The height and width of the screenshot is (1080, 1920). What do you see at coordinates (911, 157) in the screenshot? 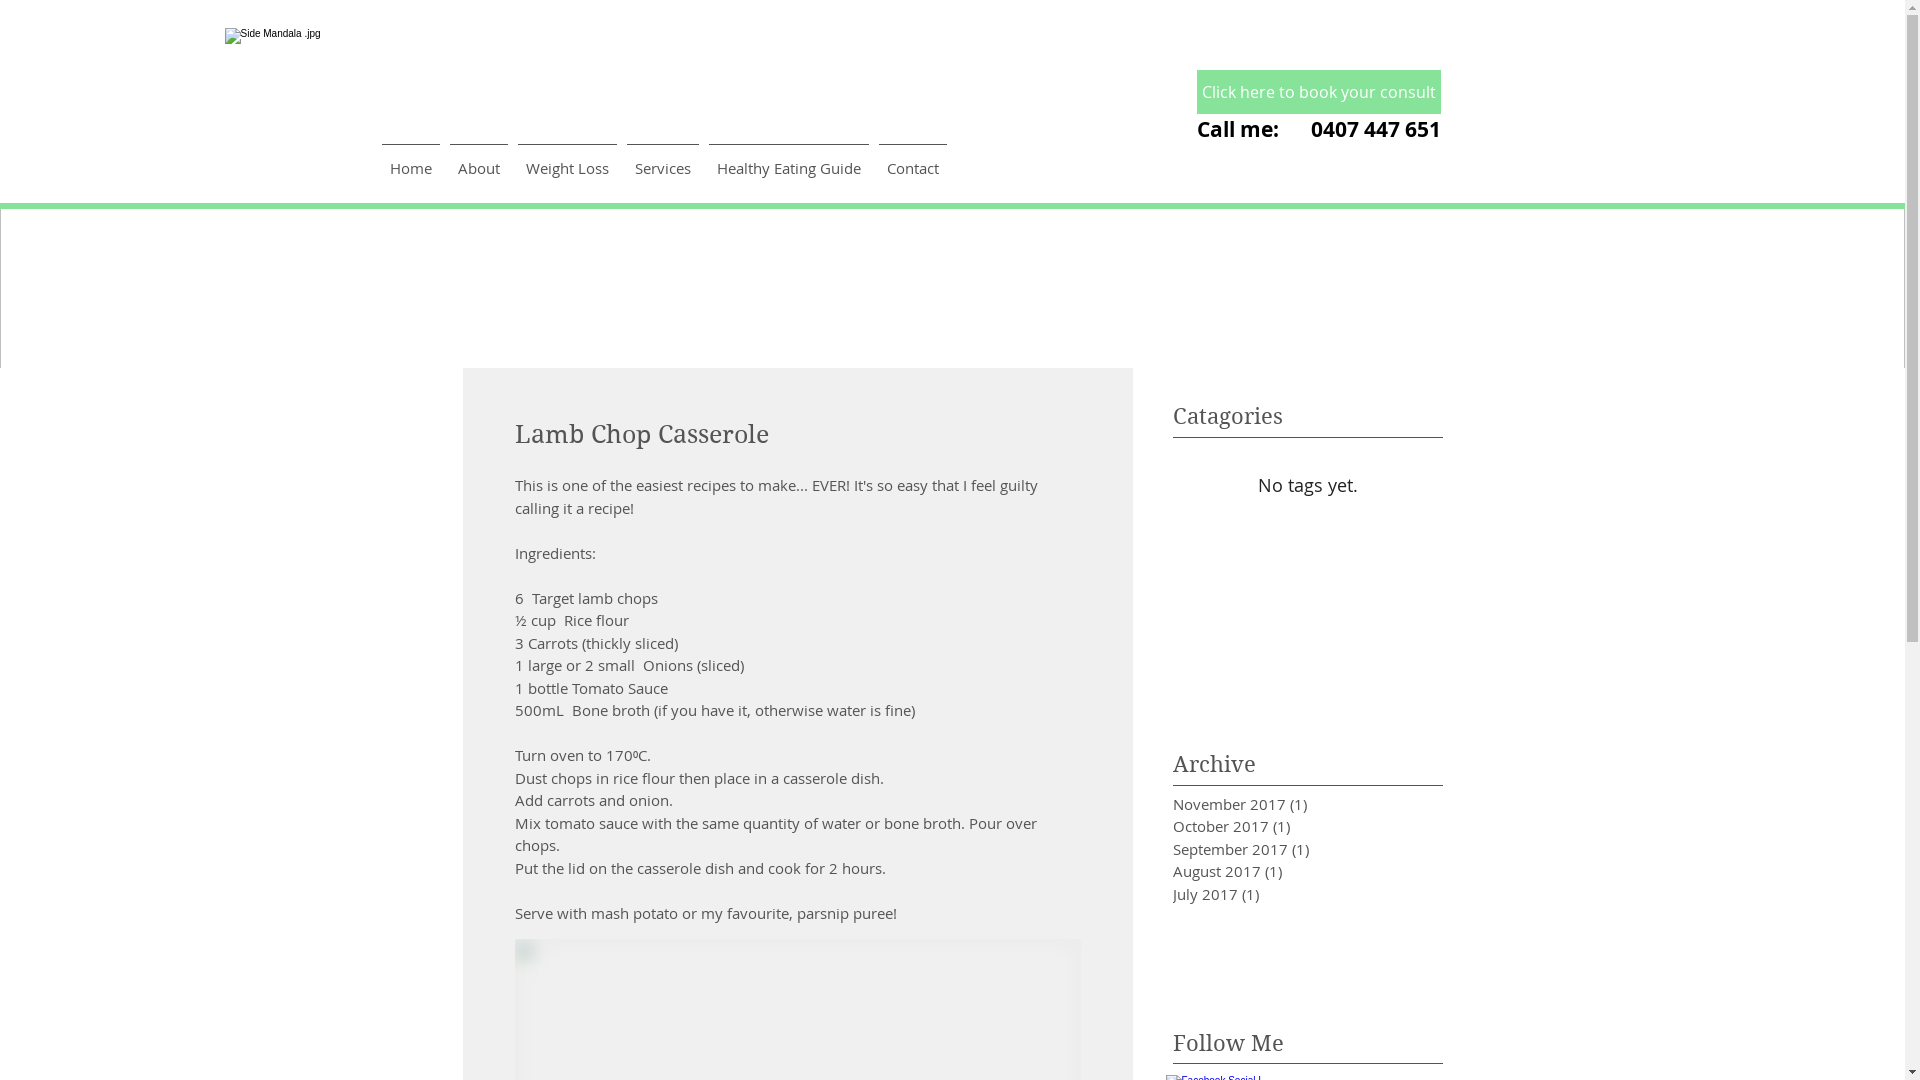
I see `'Contact'` at bounding box center [911, 157].